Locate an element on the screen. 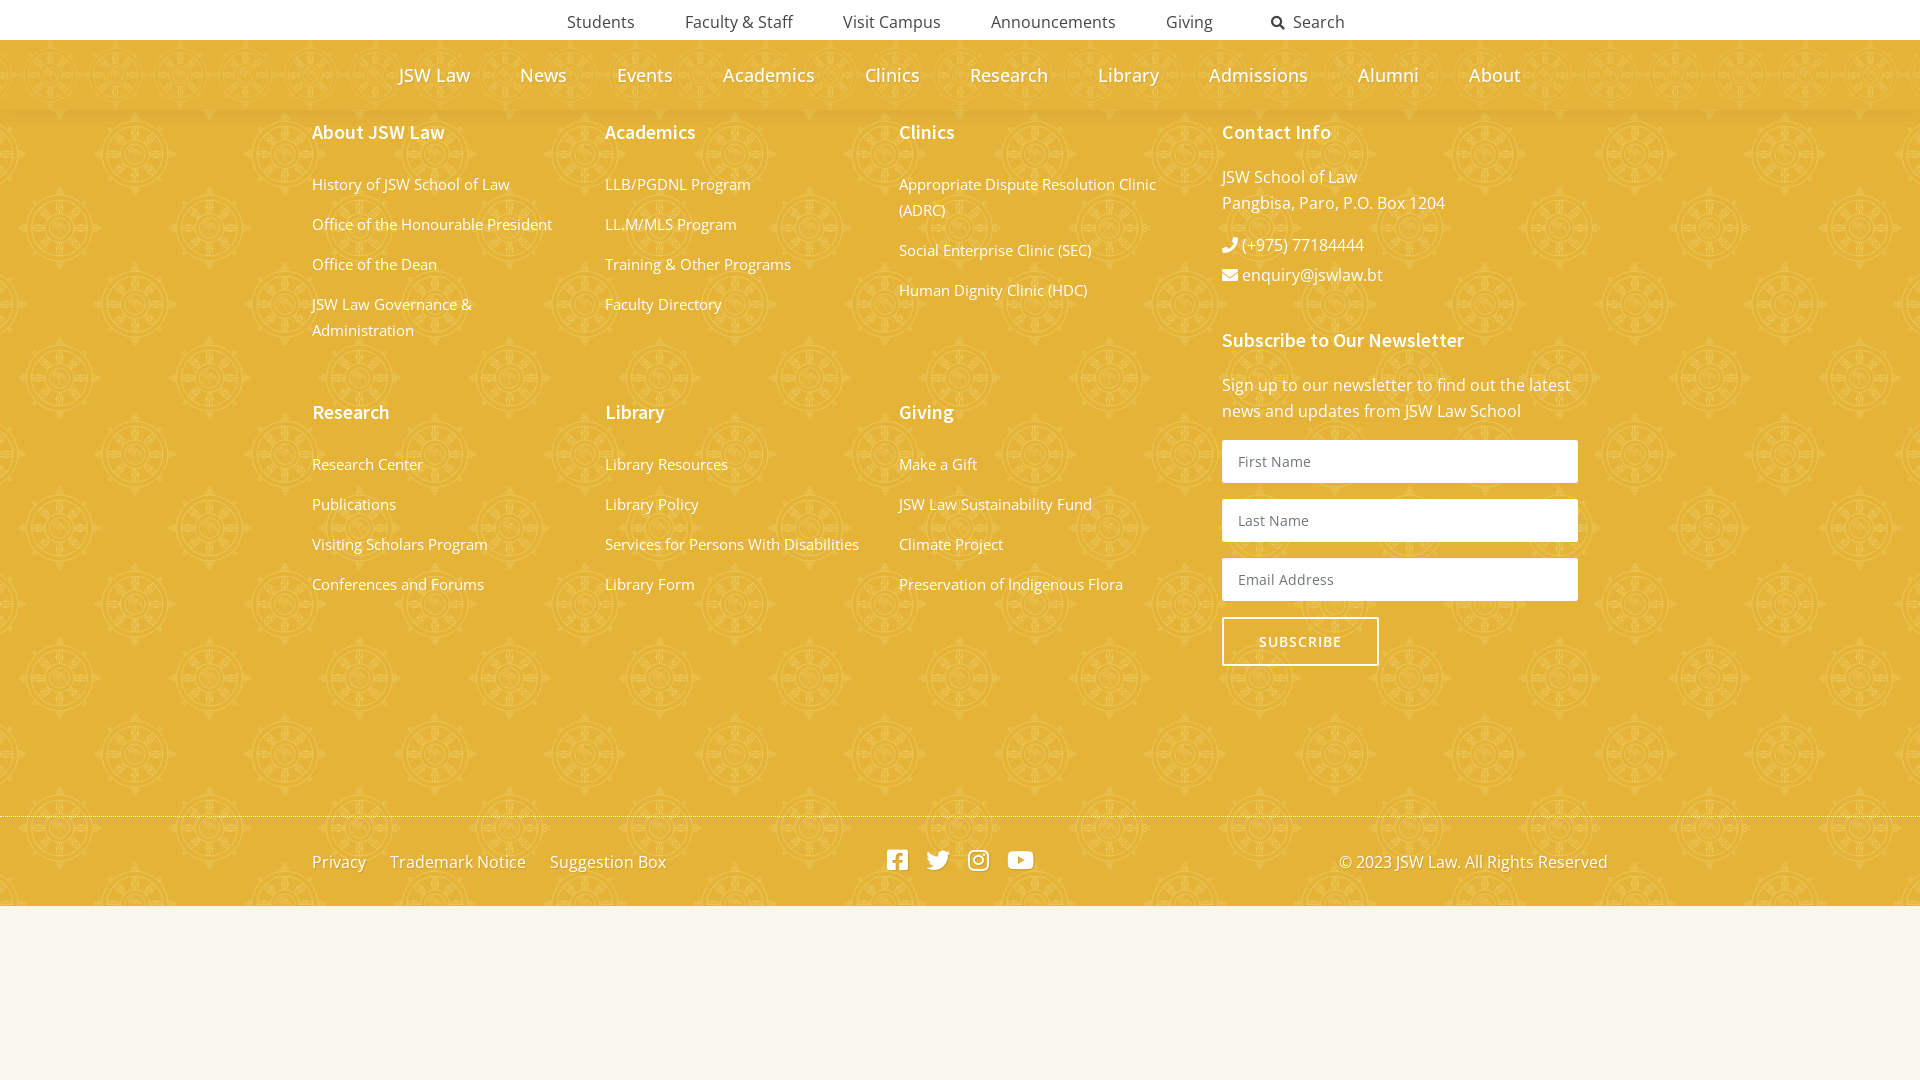  'Events' is located at coordinates (644, 73).